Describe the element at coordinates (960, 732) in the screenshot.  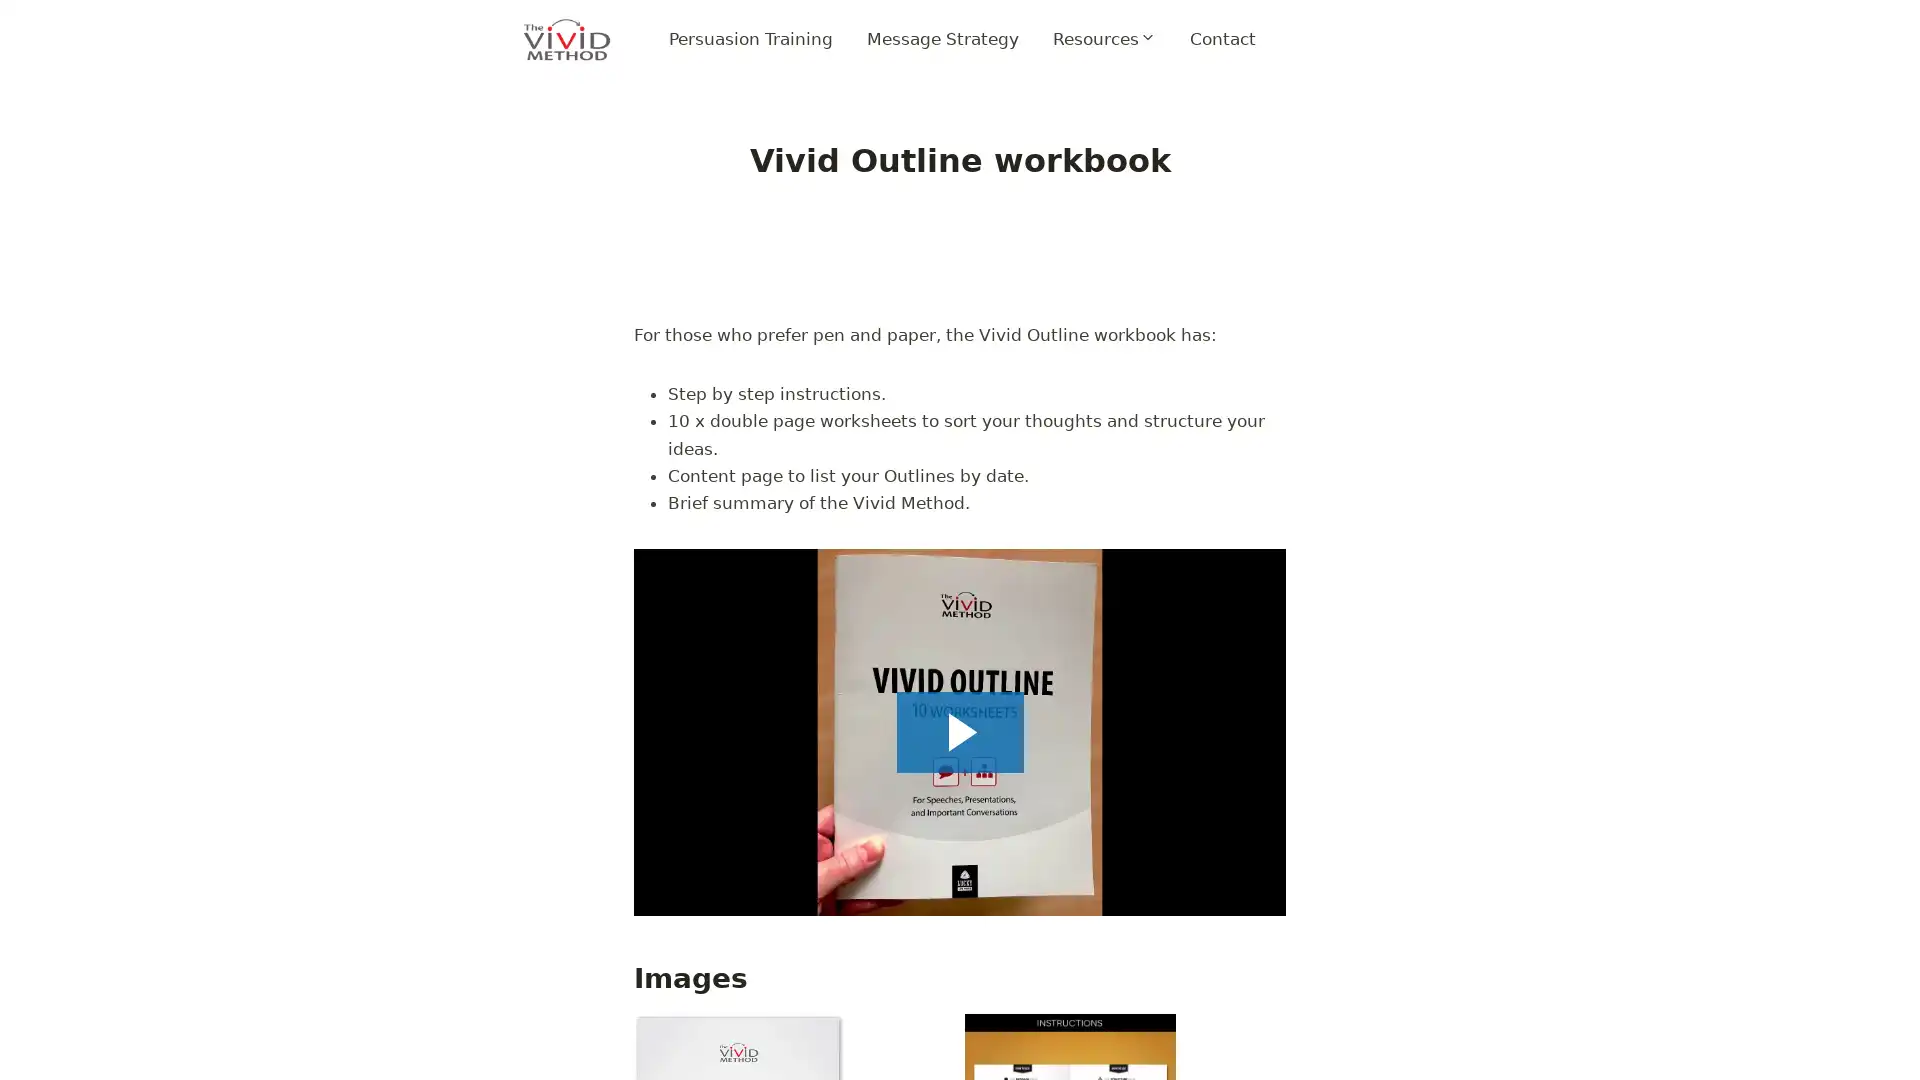
I see `Play` at that location.